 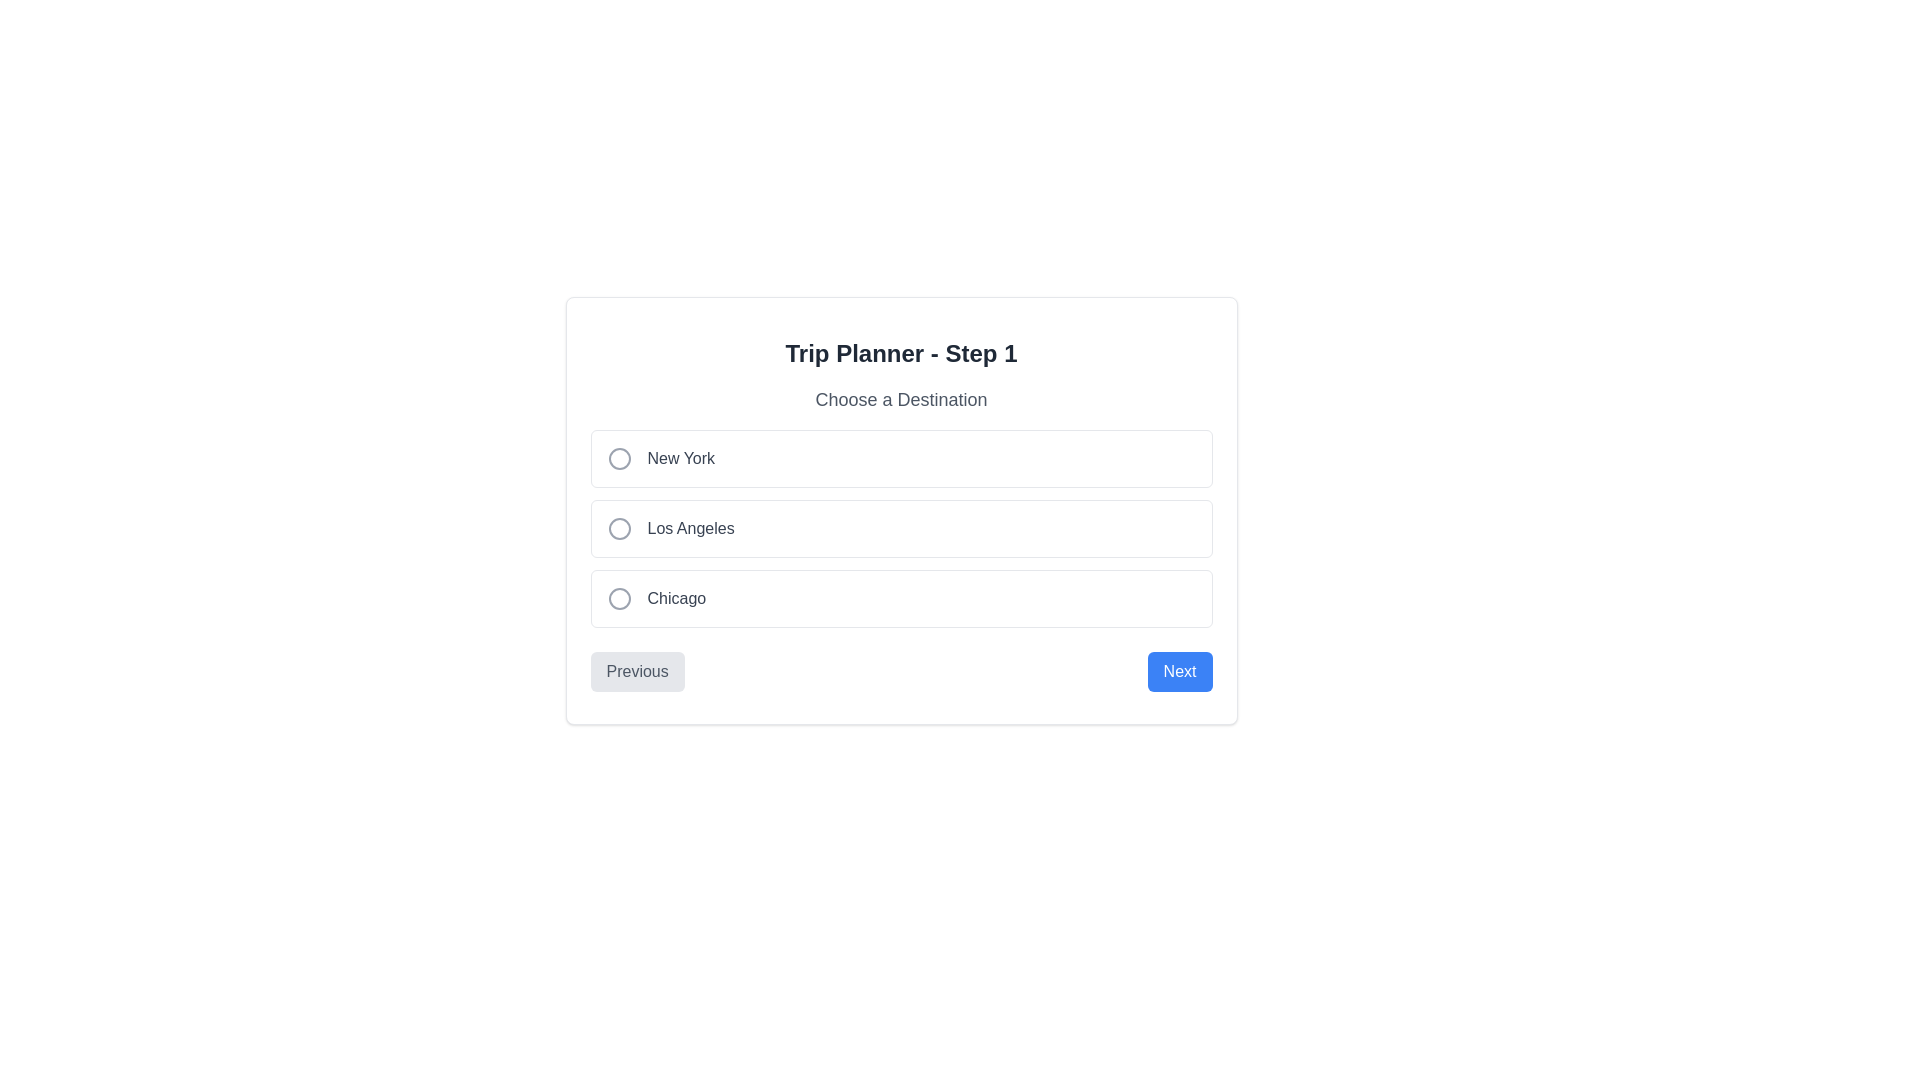 What do you see at coordinates (900, 459) in the screenshot?
I see `the 'New York' radio button option in the 'Choose a Destination' section` at bounding box center [900, 459].